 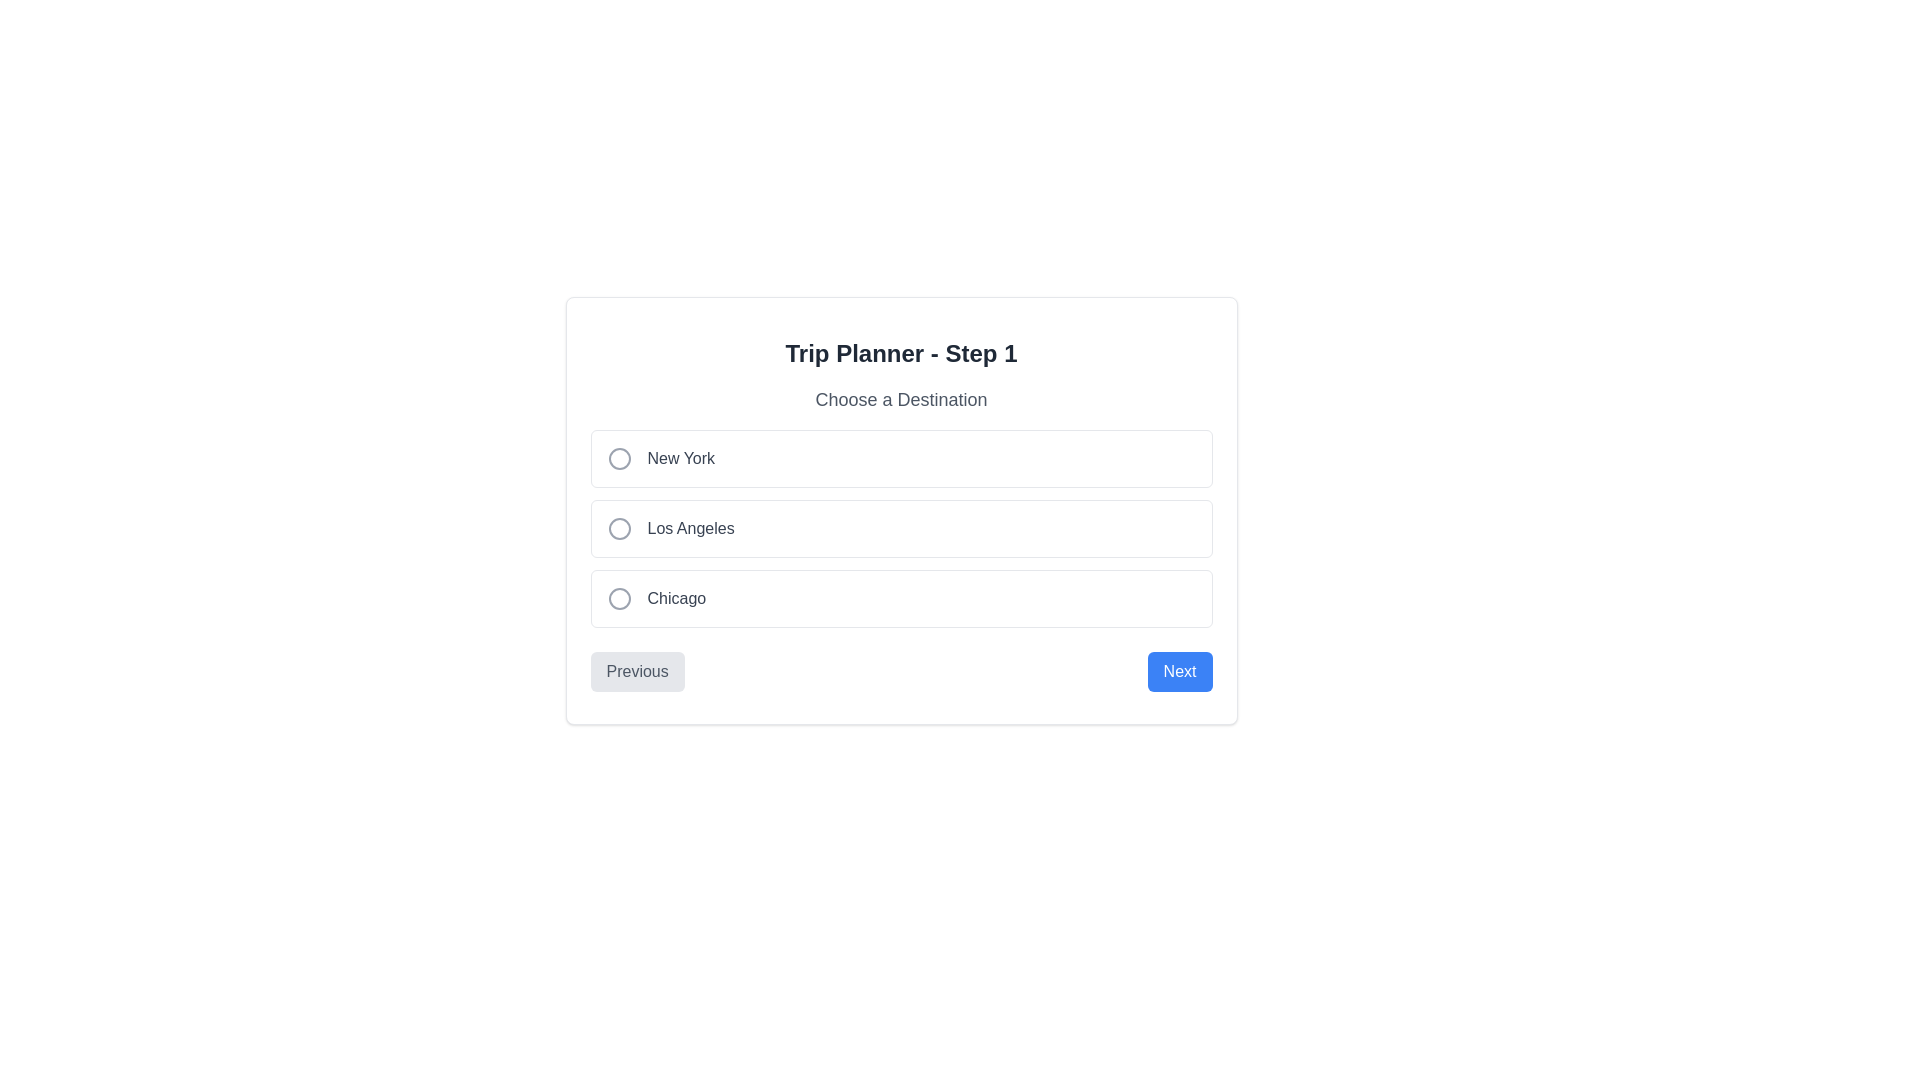 What do you see at coordinates (900, 459) in the screenshot?
I see `the 'New York' radio button option in the 'Choose a Destination' section` at bounding box center [900, 459].